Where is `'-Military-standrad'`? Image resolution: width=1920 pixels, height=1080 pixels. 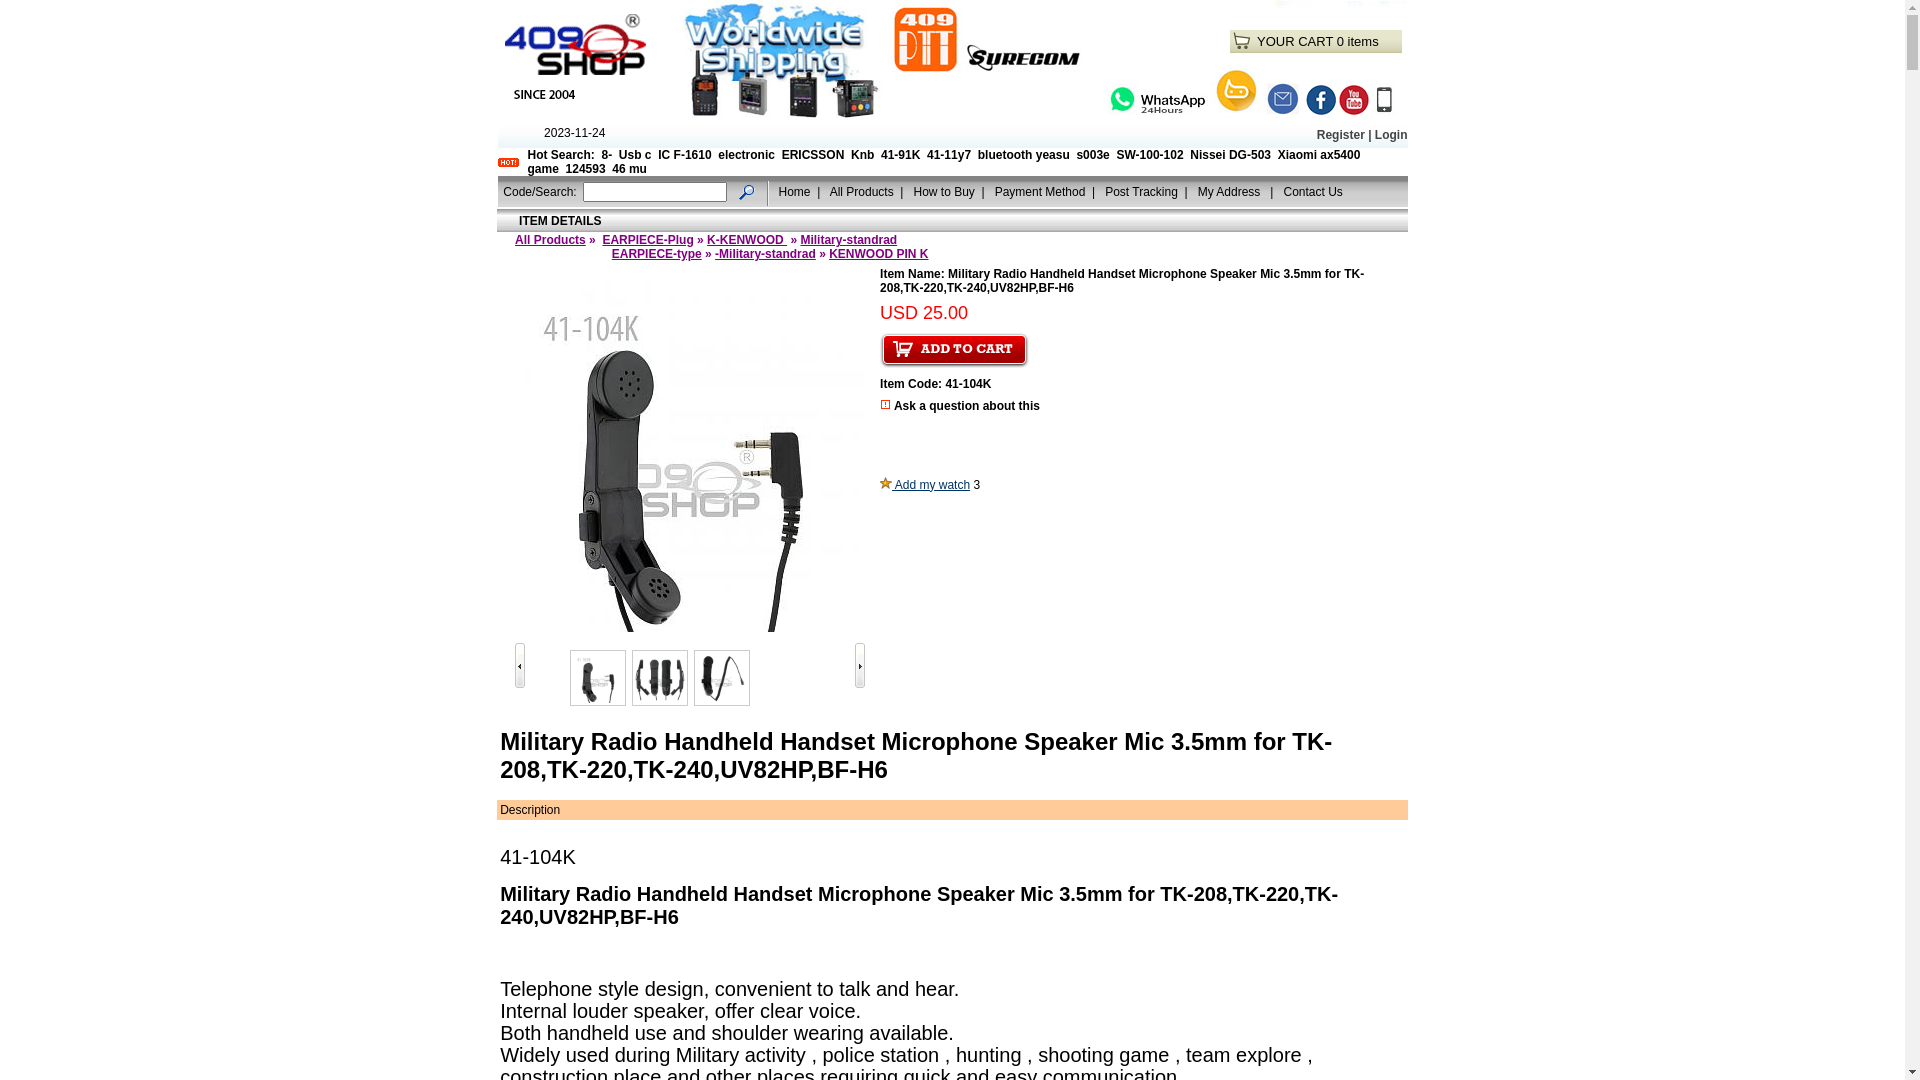 '-Military-standrad' is located at coordinates (764, 253).